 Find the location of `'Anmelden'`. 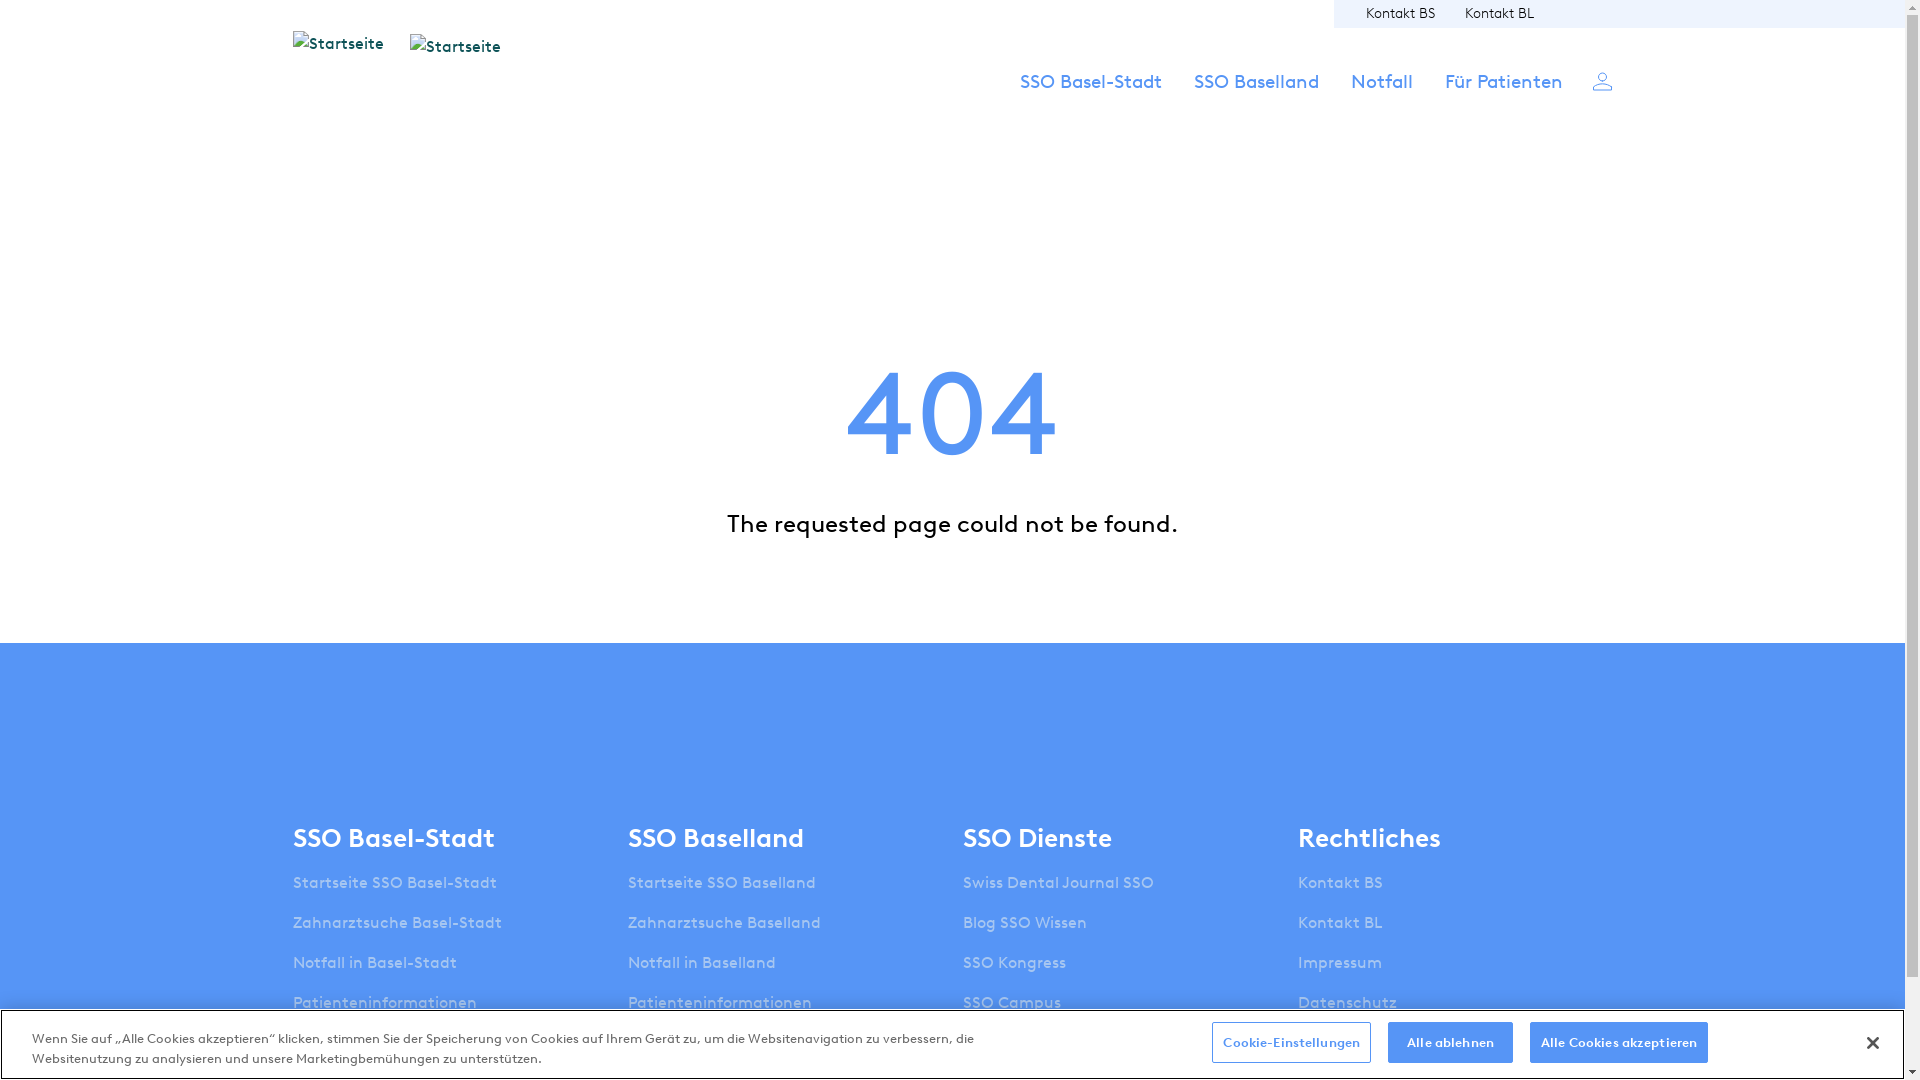

'Anmelden' is located at coordinates (1591, 79).